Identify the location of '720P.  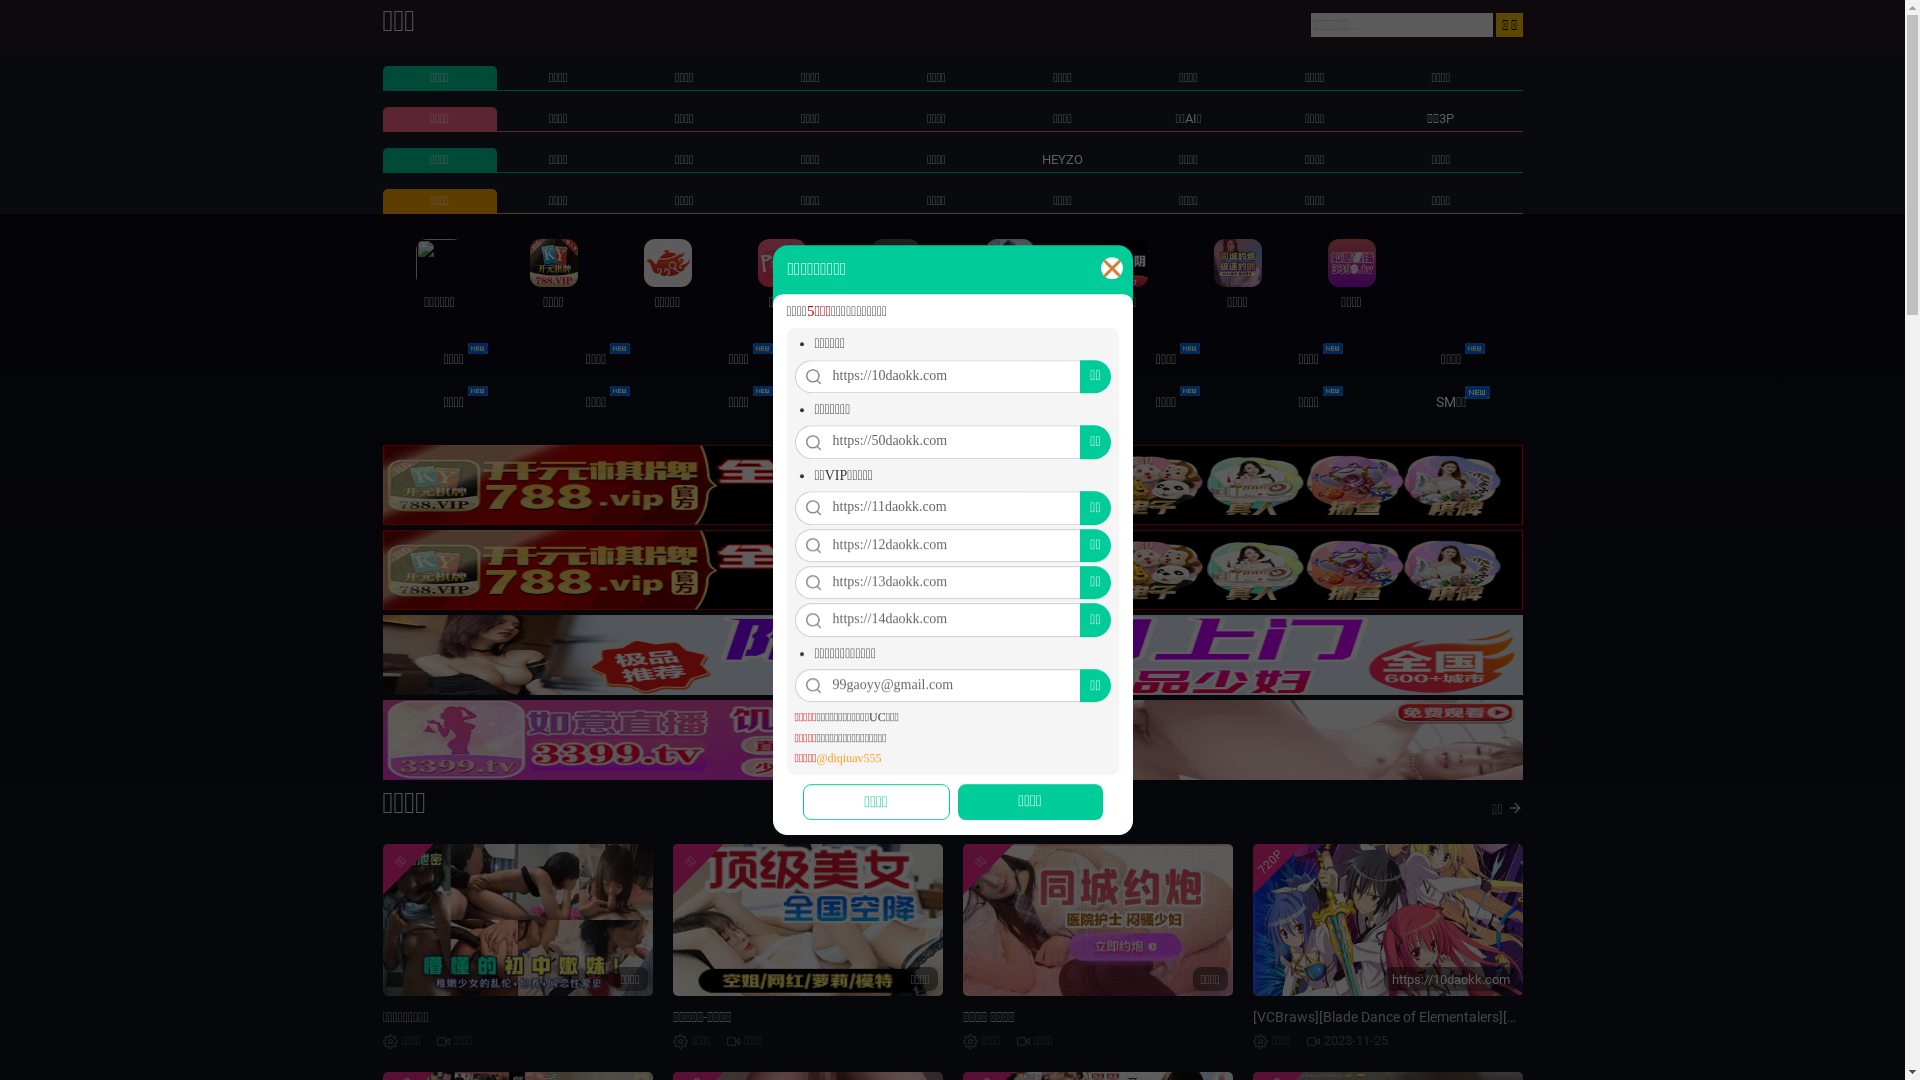
(1386, 920).